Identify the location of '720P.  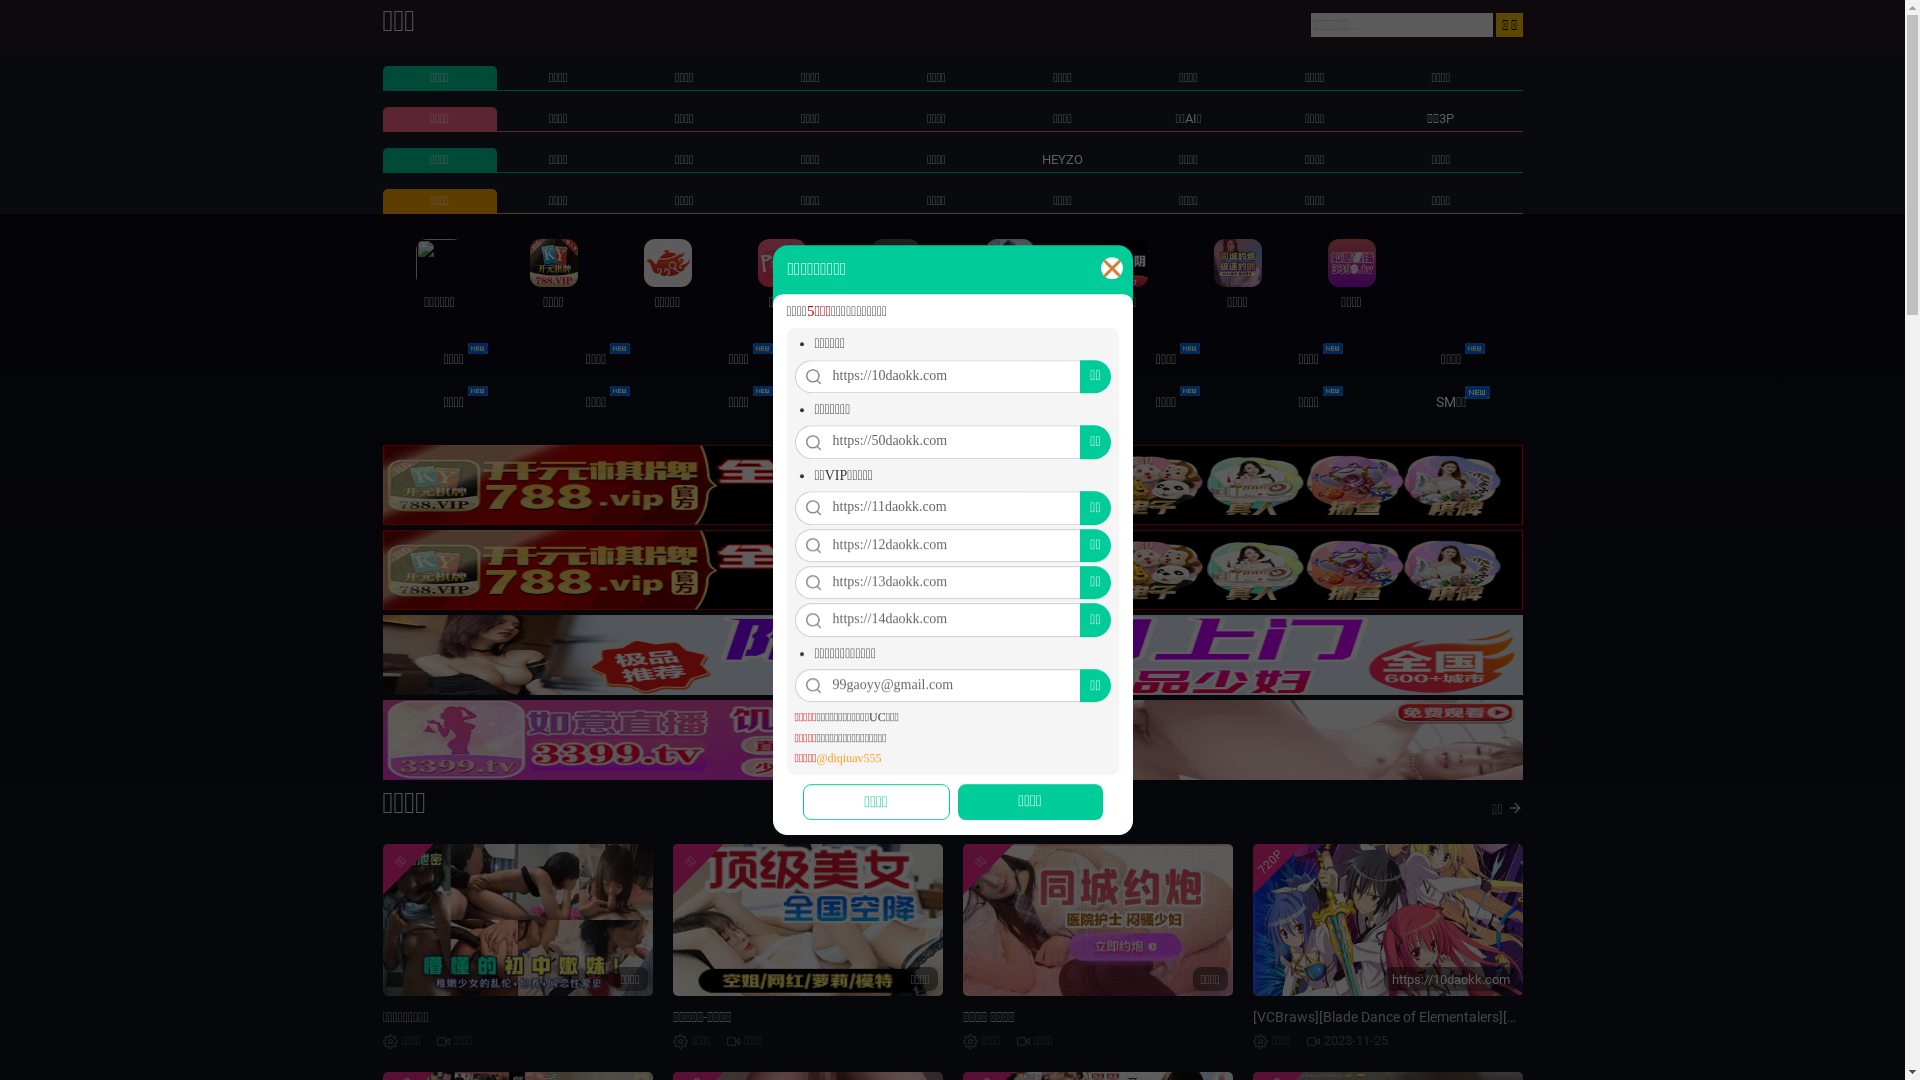
(1386, 920).